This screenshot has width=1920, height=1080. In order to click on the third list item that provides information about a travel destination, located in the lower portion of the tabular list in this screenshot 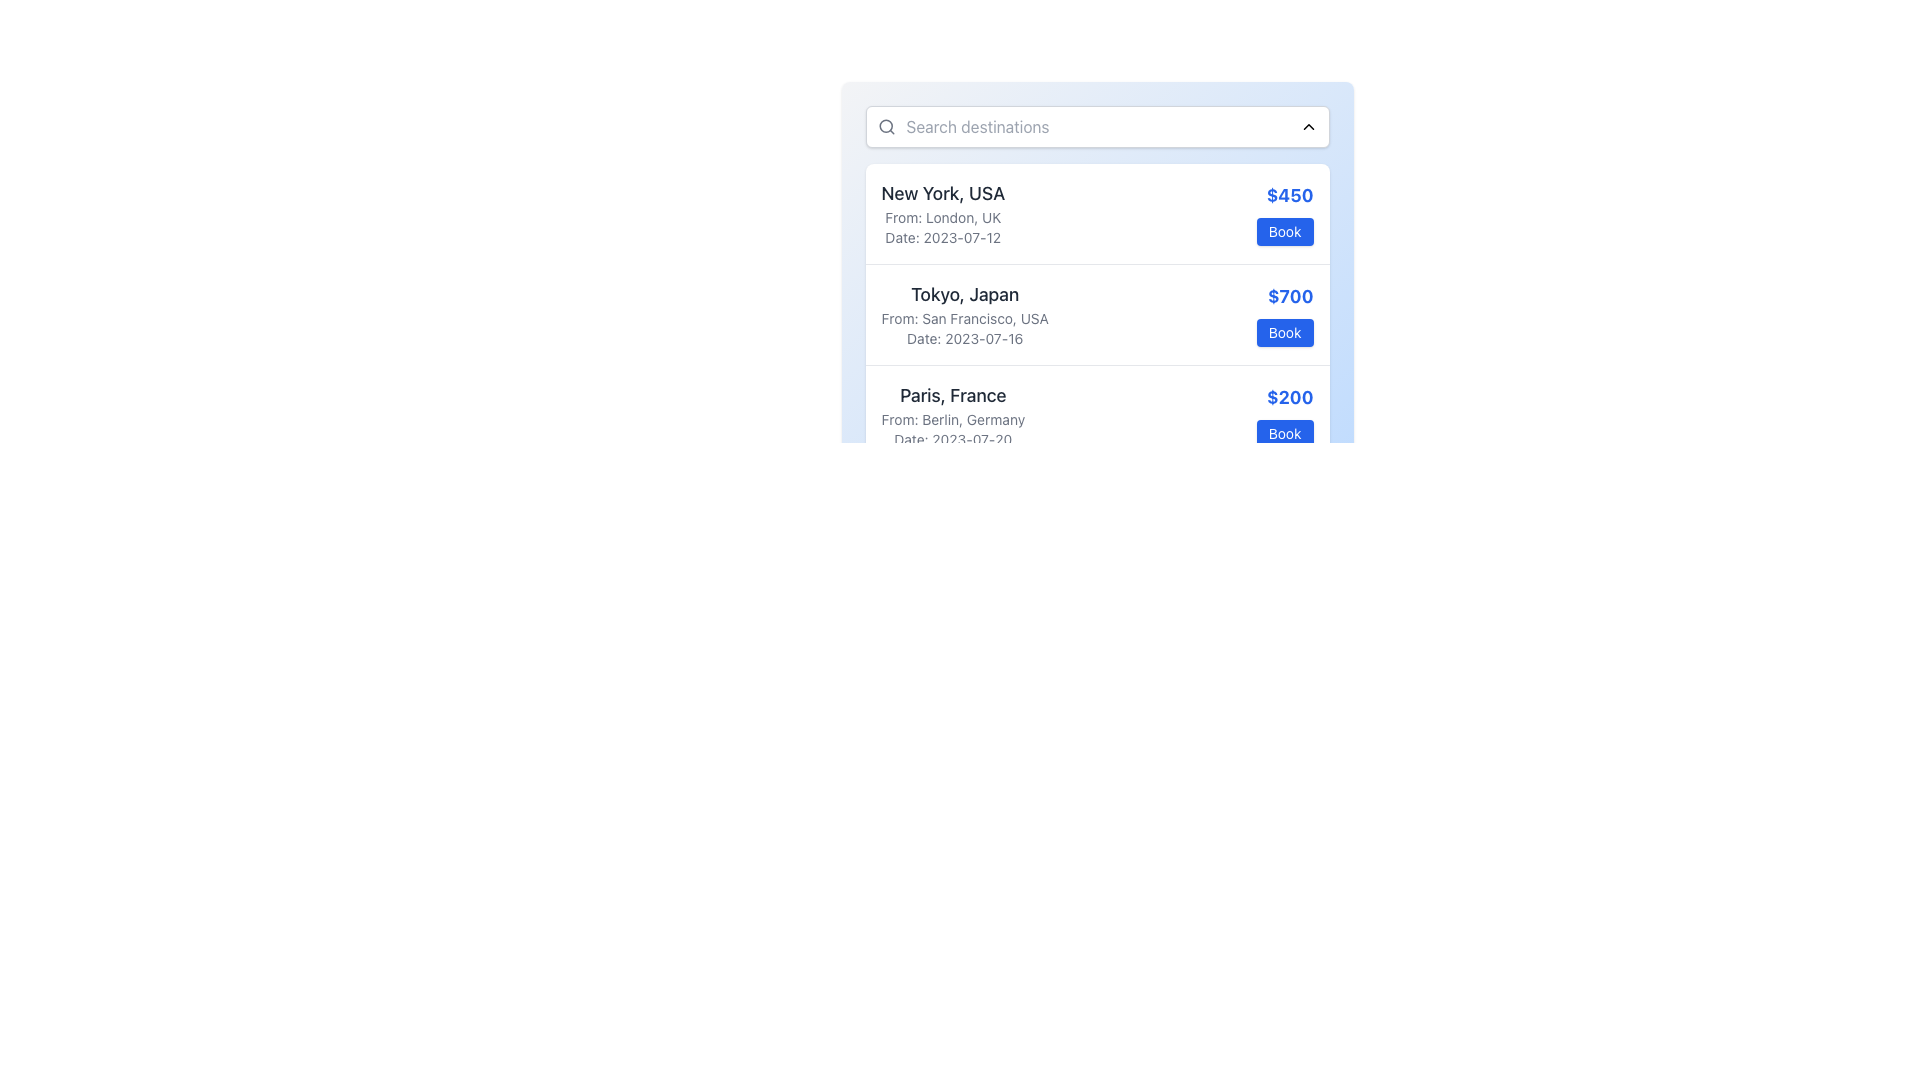, I will do `click(952, 415)`.